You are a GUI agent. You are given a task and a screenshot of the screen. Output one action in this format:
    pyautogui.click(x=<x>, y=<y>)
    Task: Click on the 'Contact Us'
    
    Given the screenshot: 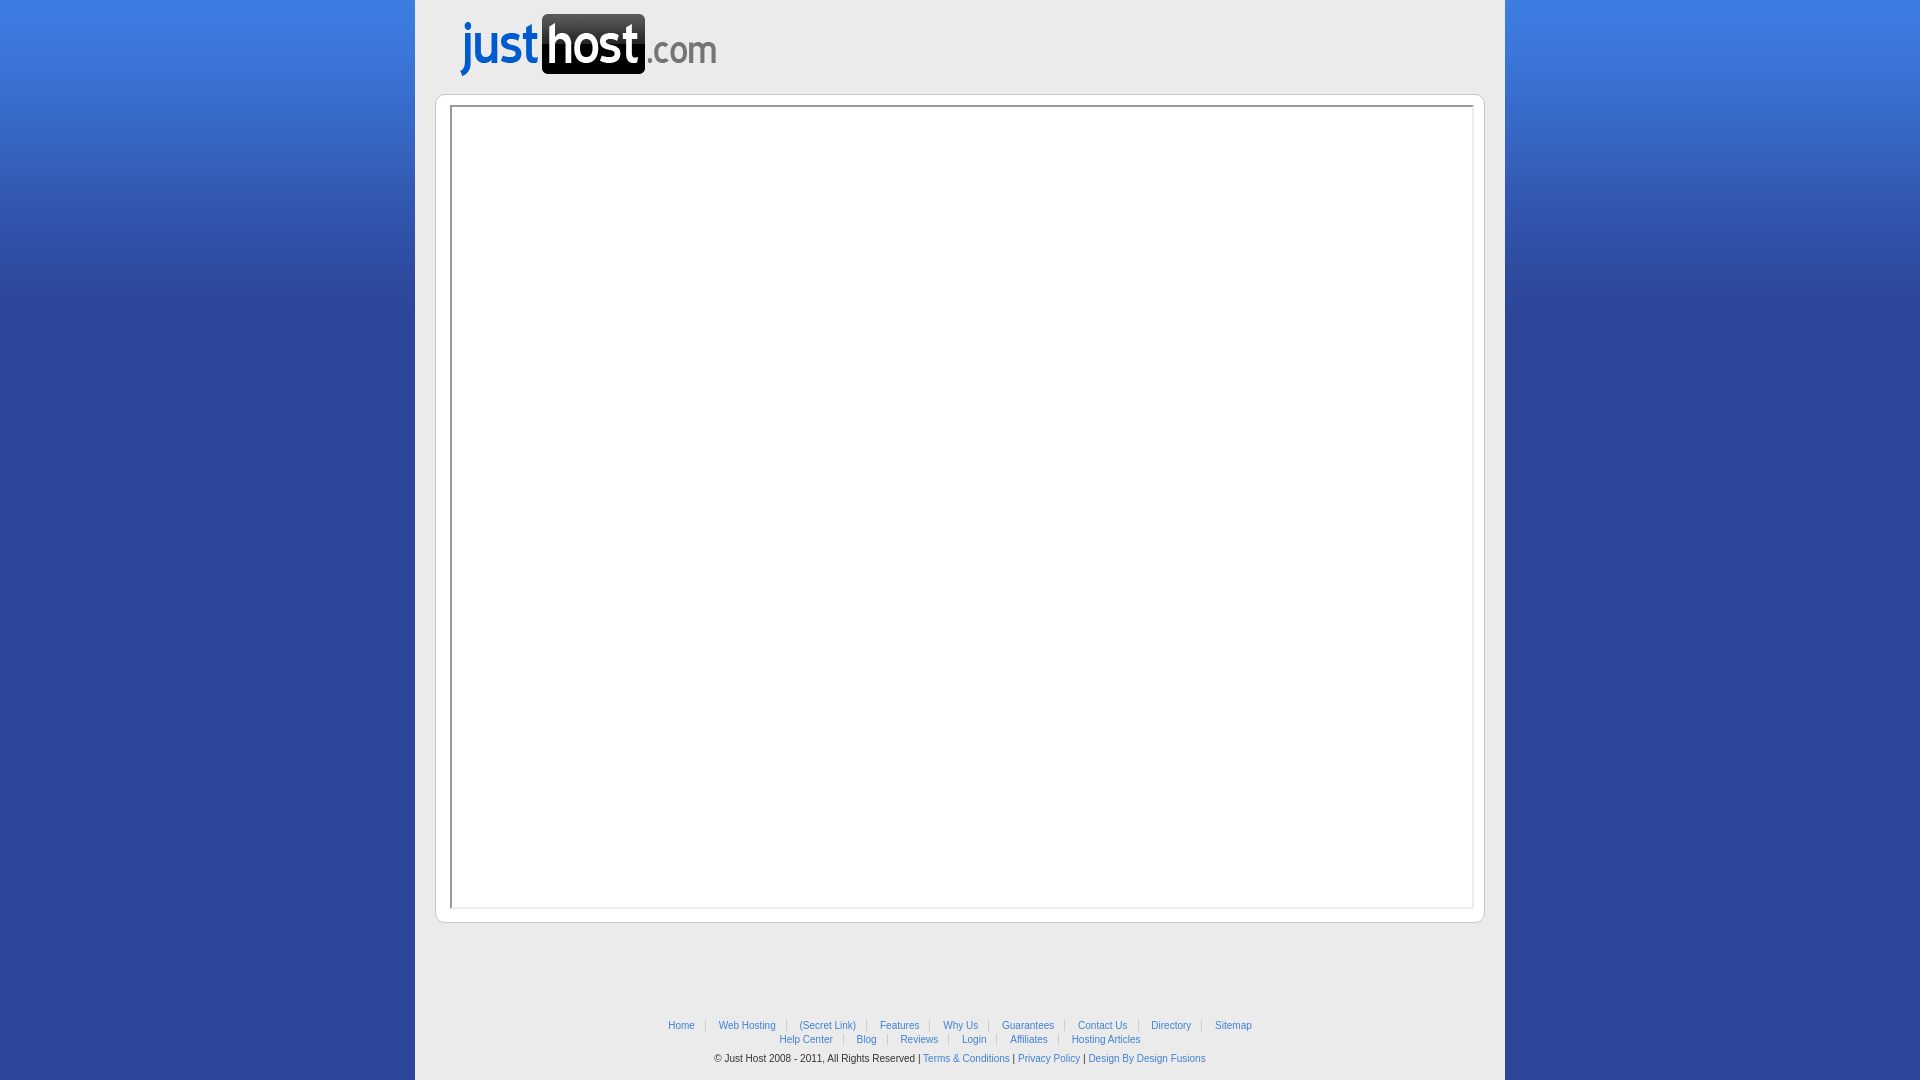 What is the action you would take?
    pyautogui.click(x=1077, y=1025)
    